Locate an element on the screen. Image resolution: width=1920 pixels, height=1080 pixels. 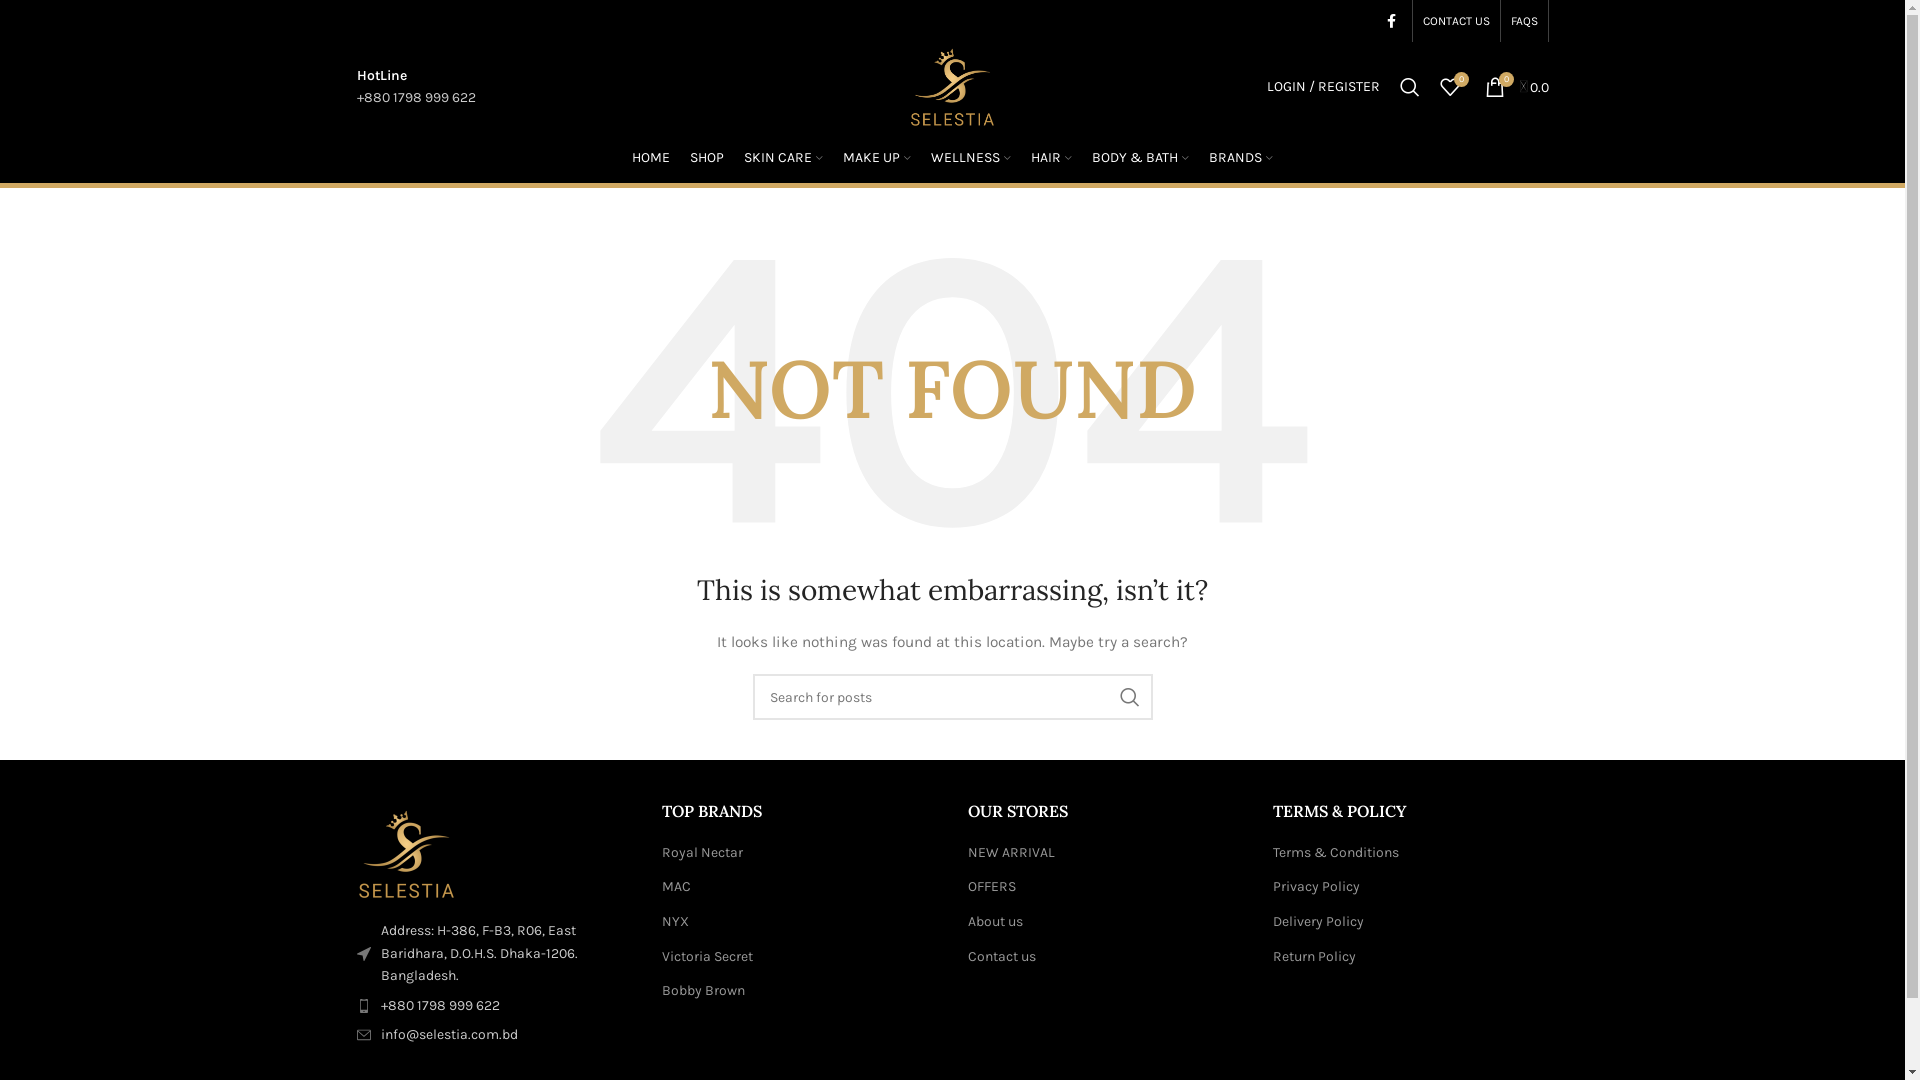
'Terms & Conditions' is located at coordinates (1271, 852).